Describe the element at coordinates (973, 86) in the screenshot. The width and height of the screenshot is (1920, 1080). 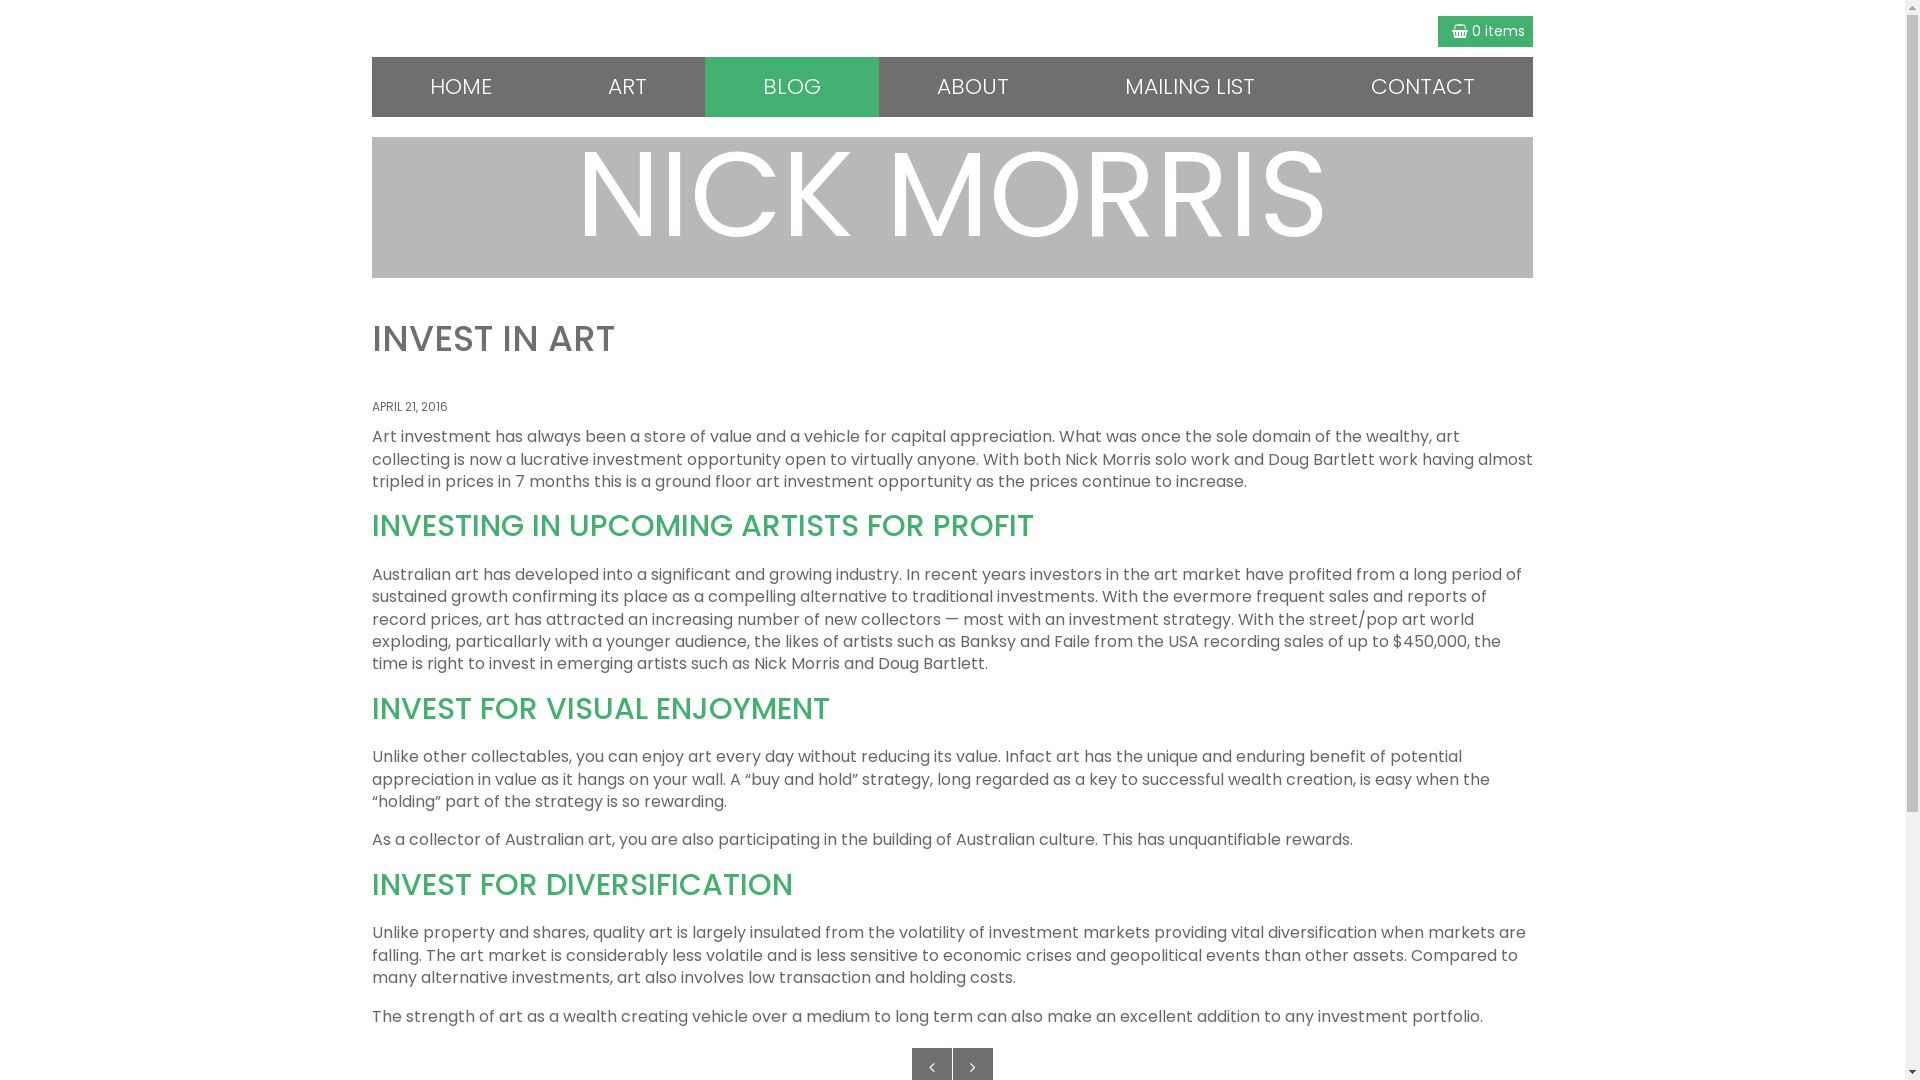
I see `'ABOUT'` at that location.